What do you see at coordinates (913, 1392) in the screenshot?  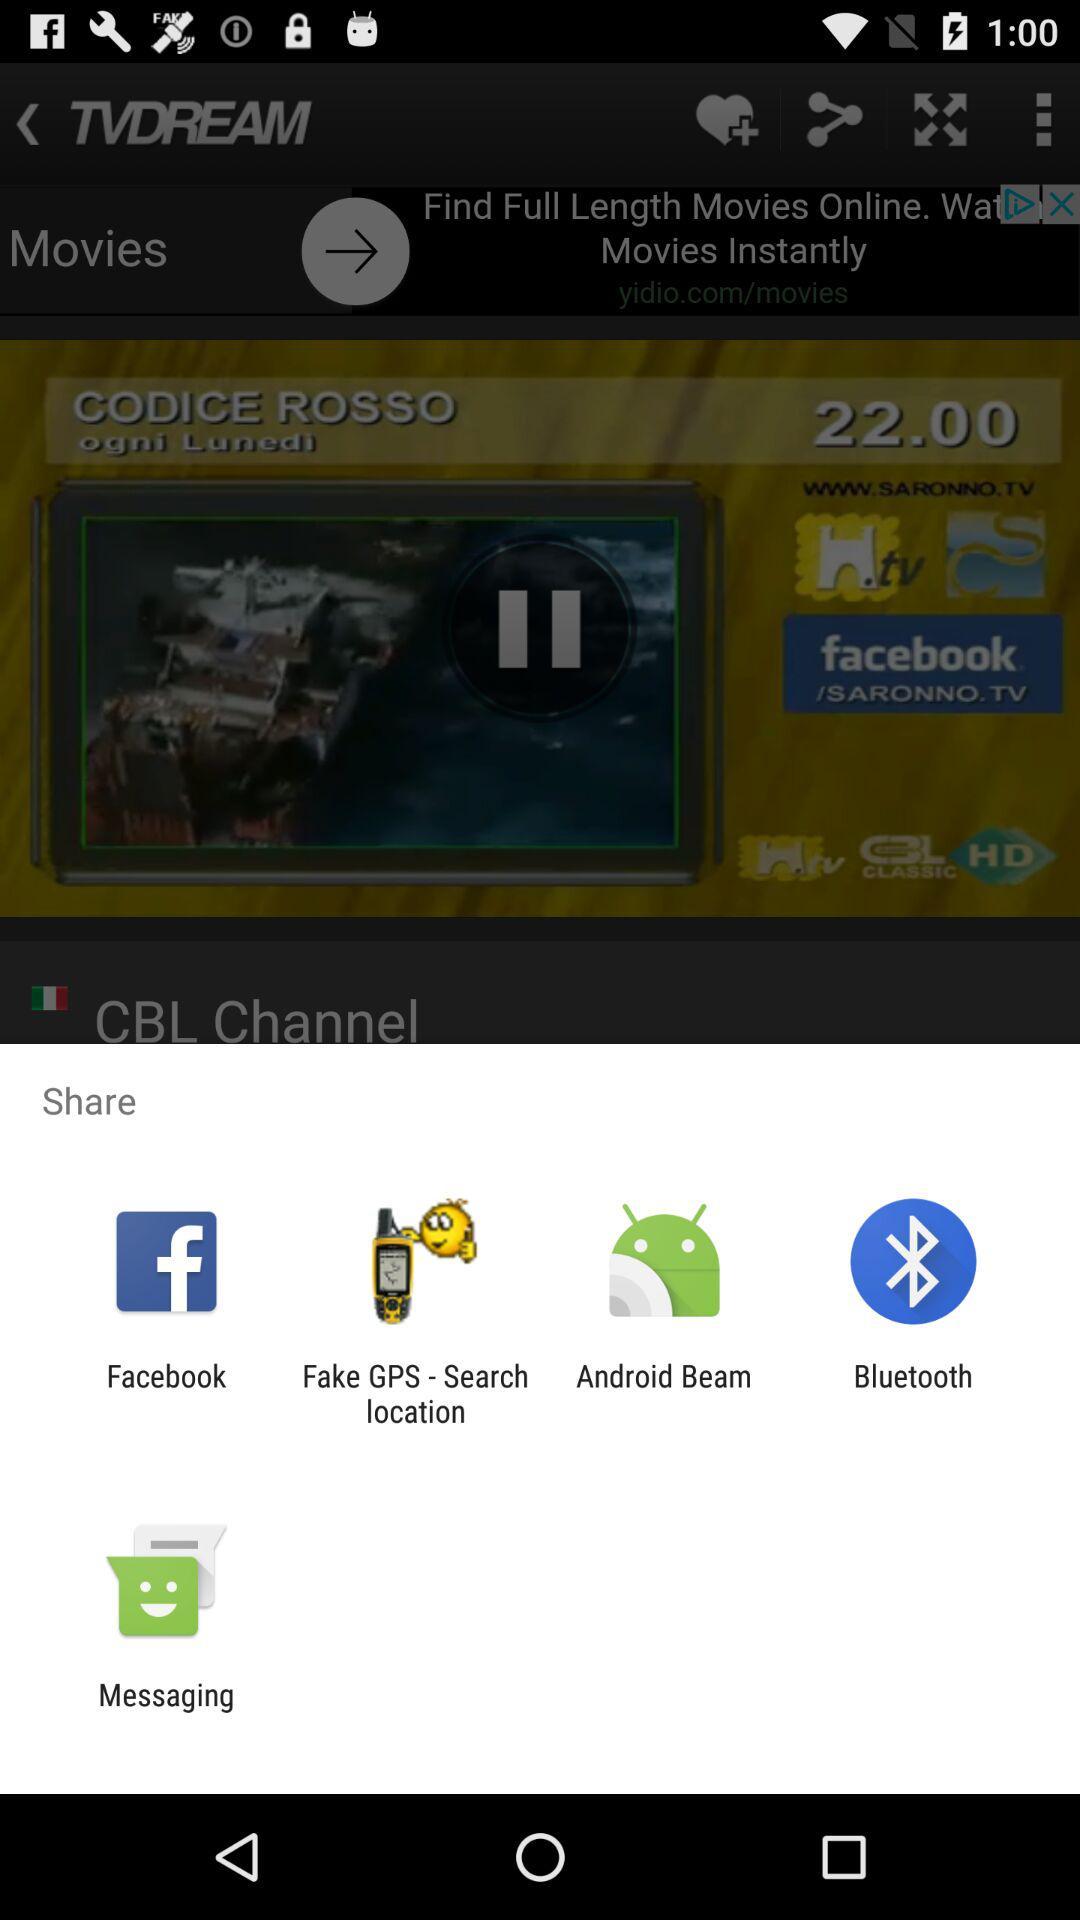 I see `bluetooth icon` at bounding box center [913, 1392].